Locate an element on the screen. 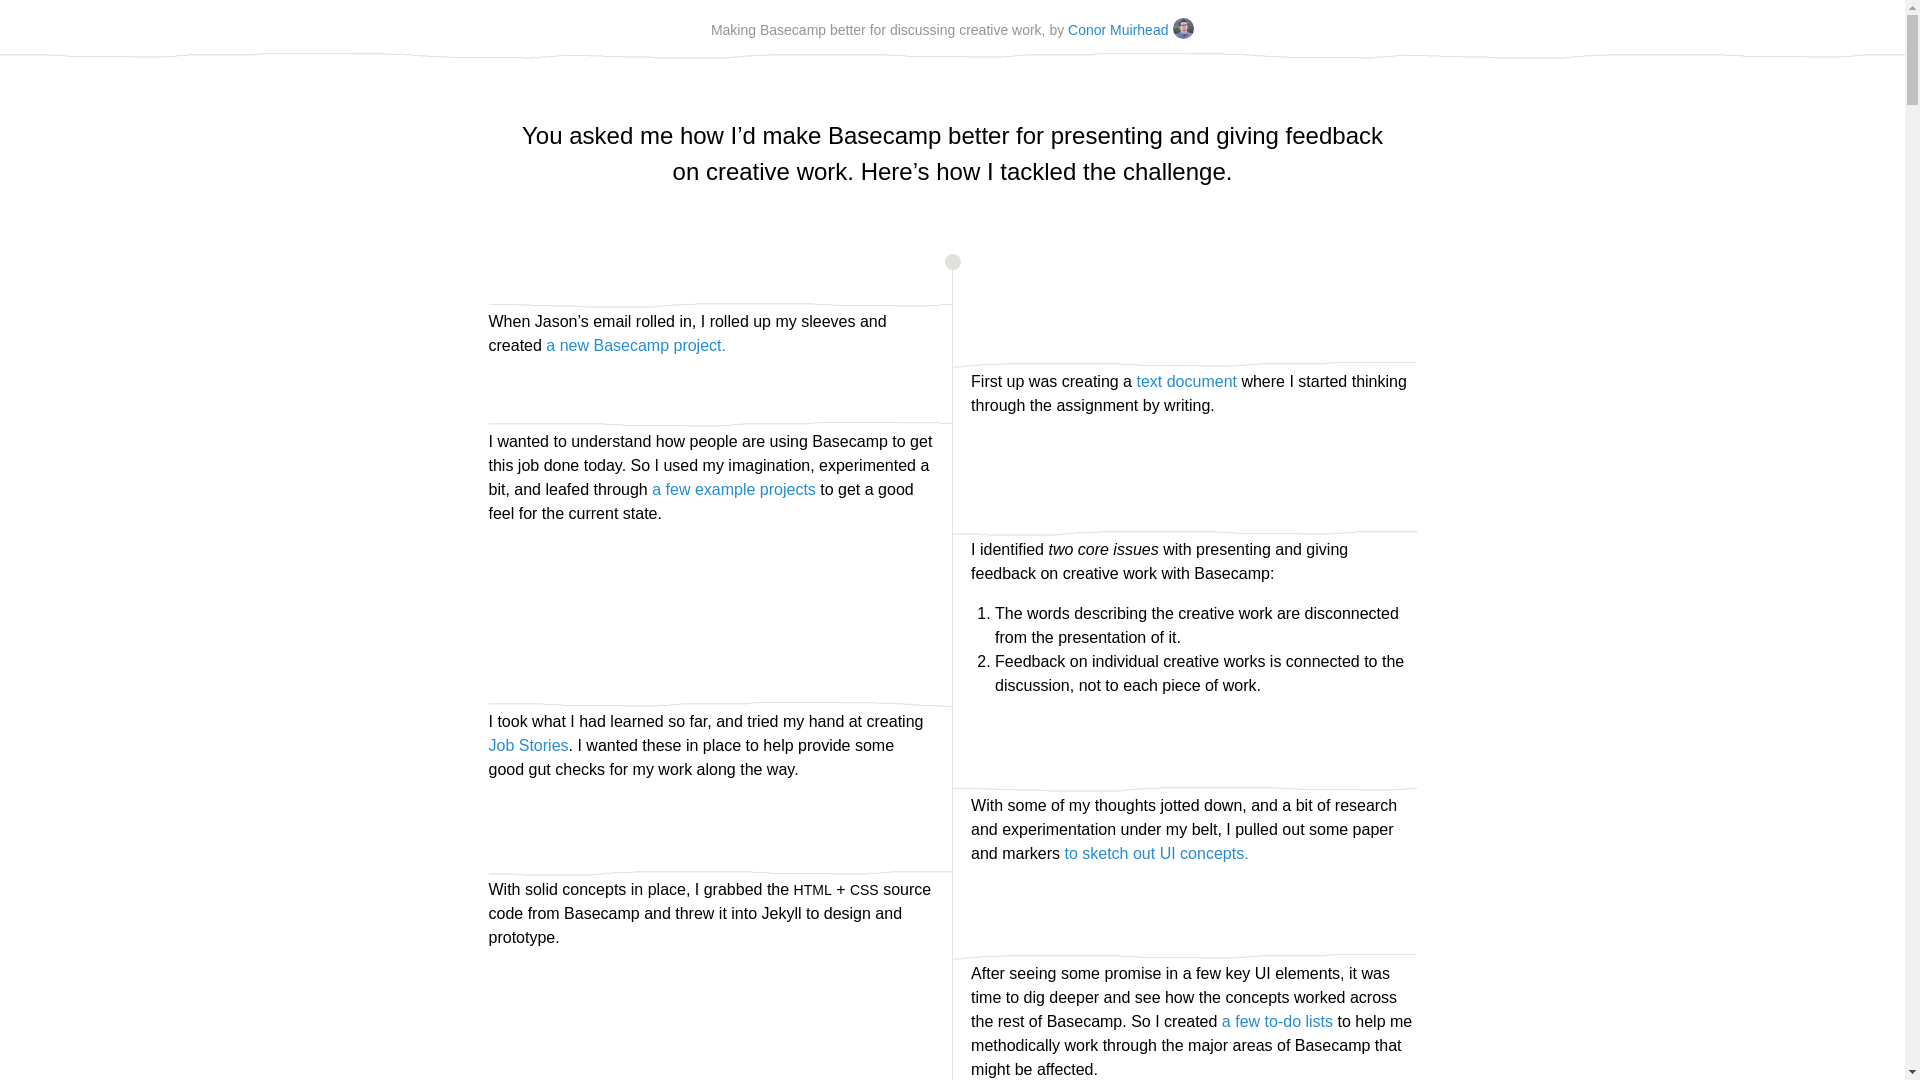 The width and height of the screenshot is (1920, 1080). 'concepts.' is located at coordinates (1180, 853).